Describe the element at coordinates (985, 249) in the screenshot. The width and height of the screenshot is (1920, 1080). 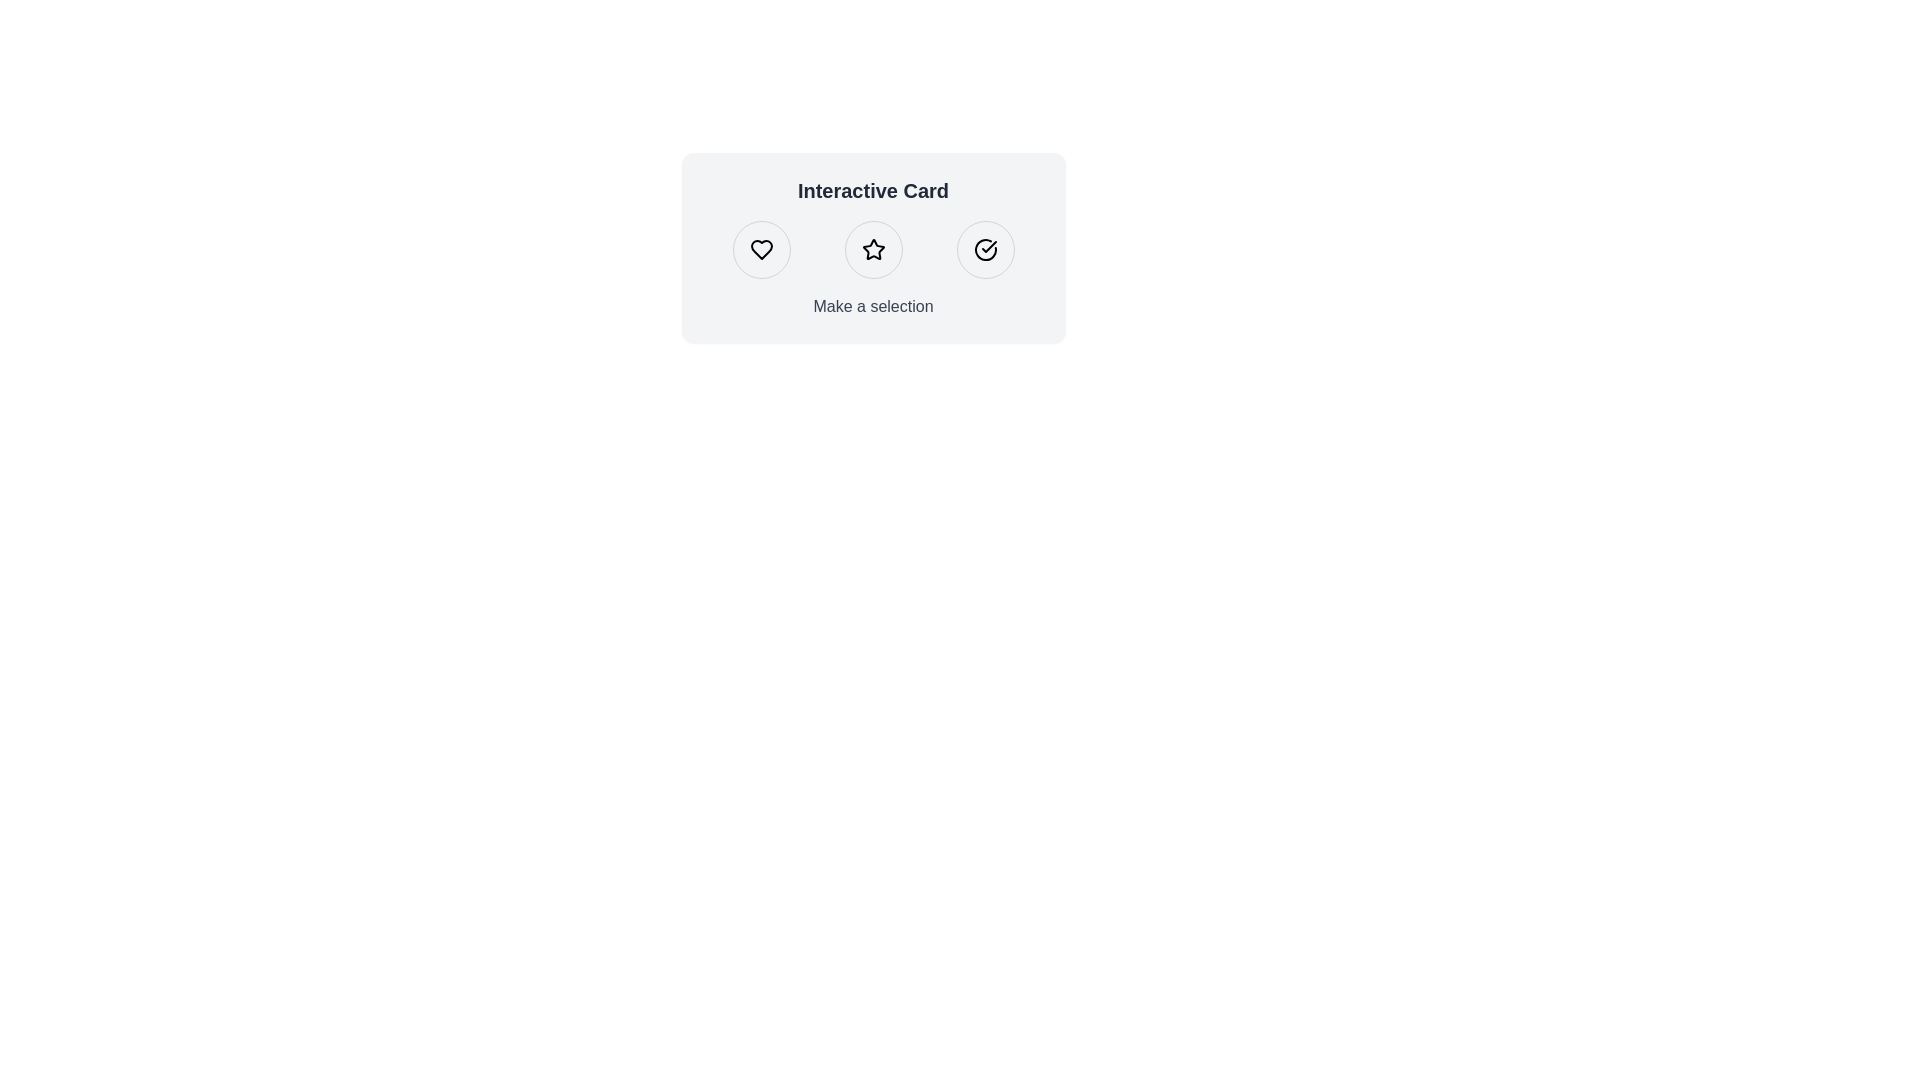
I see `the third button in a horizontal row of three buttons on the right side to confirm the action` at that location.